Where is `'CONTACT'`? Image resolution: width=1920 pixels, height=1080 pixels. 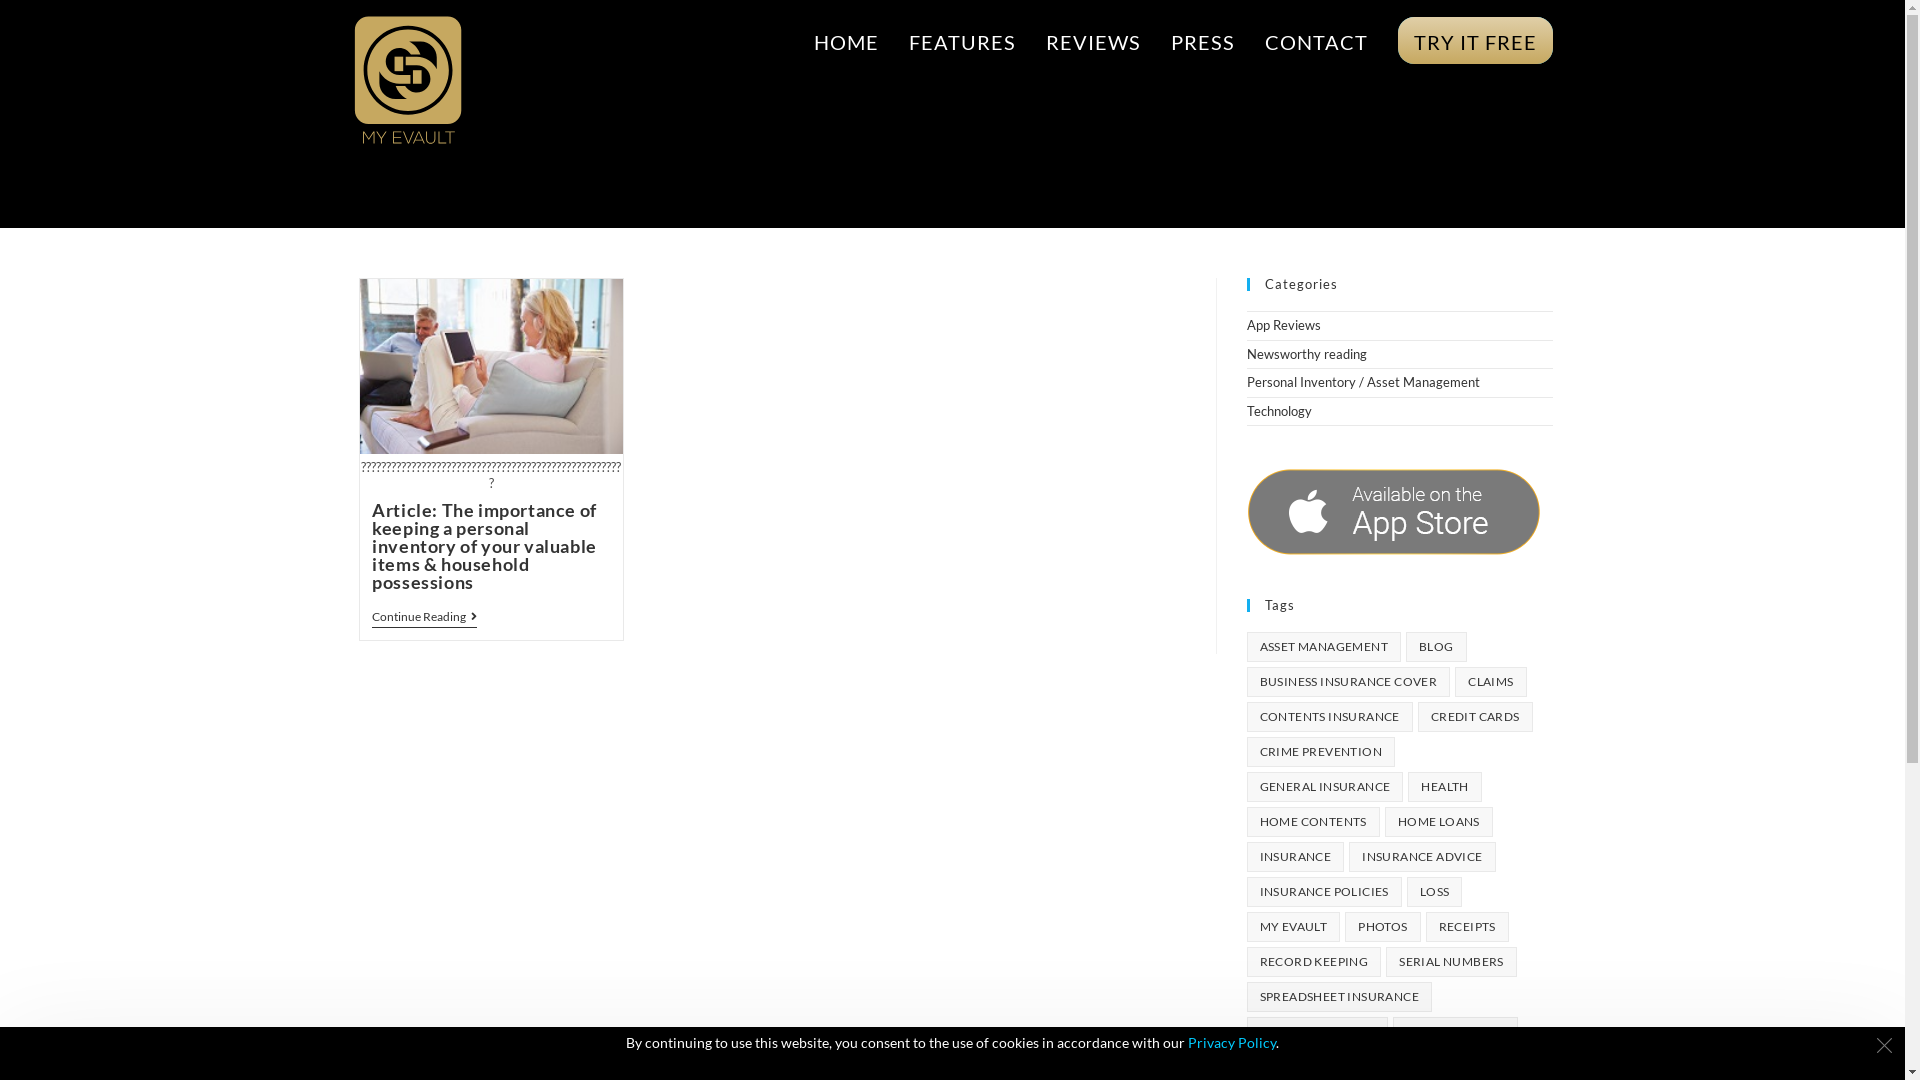
'CONTACT' is located at coordinates (1316, 42).